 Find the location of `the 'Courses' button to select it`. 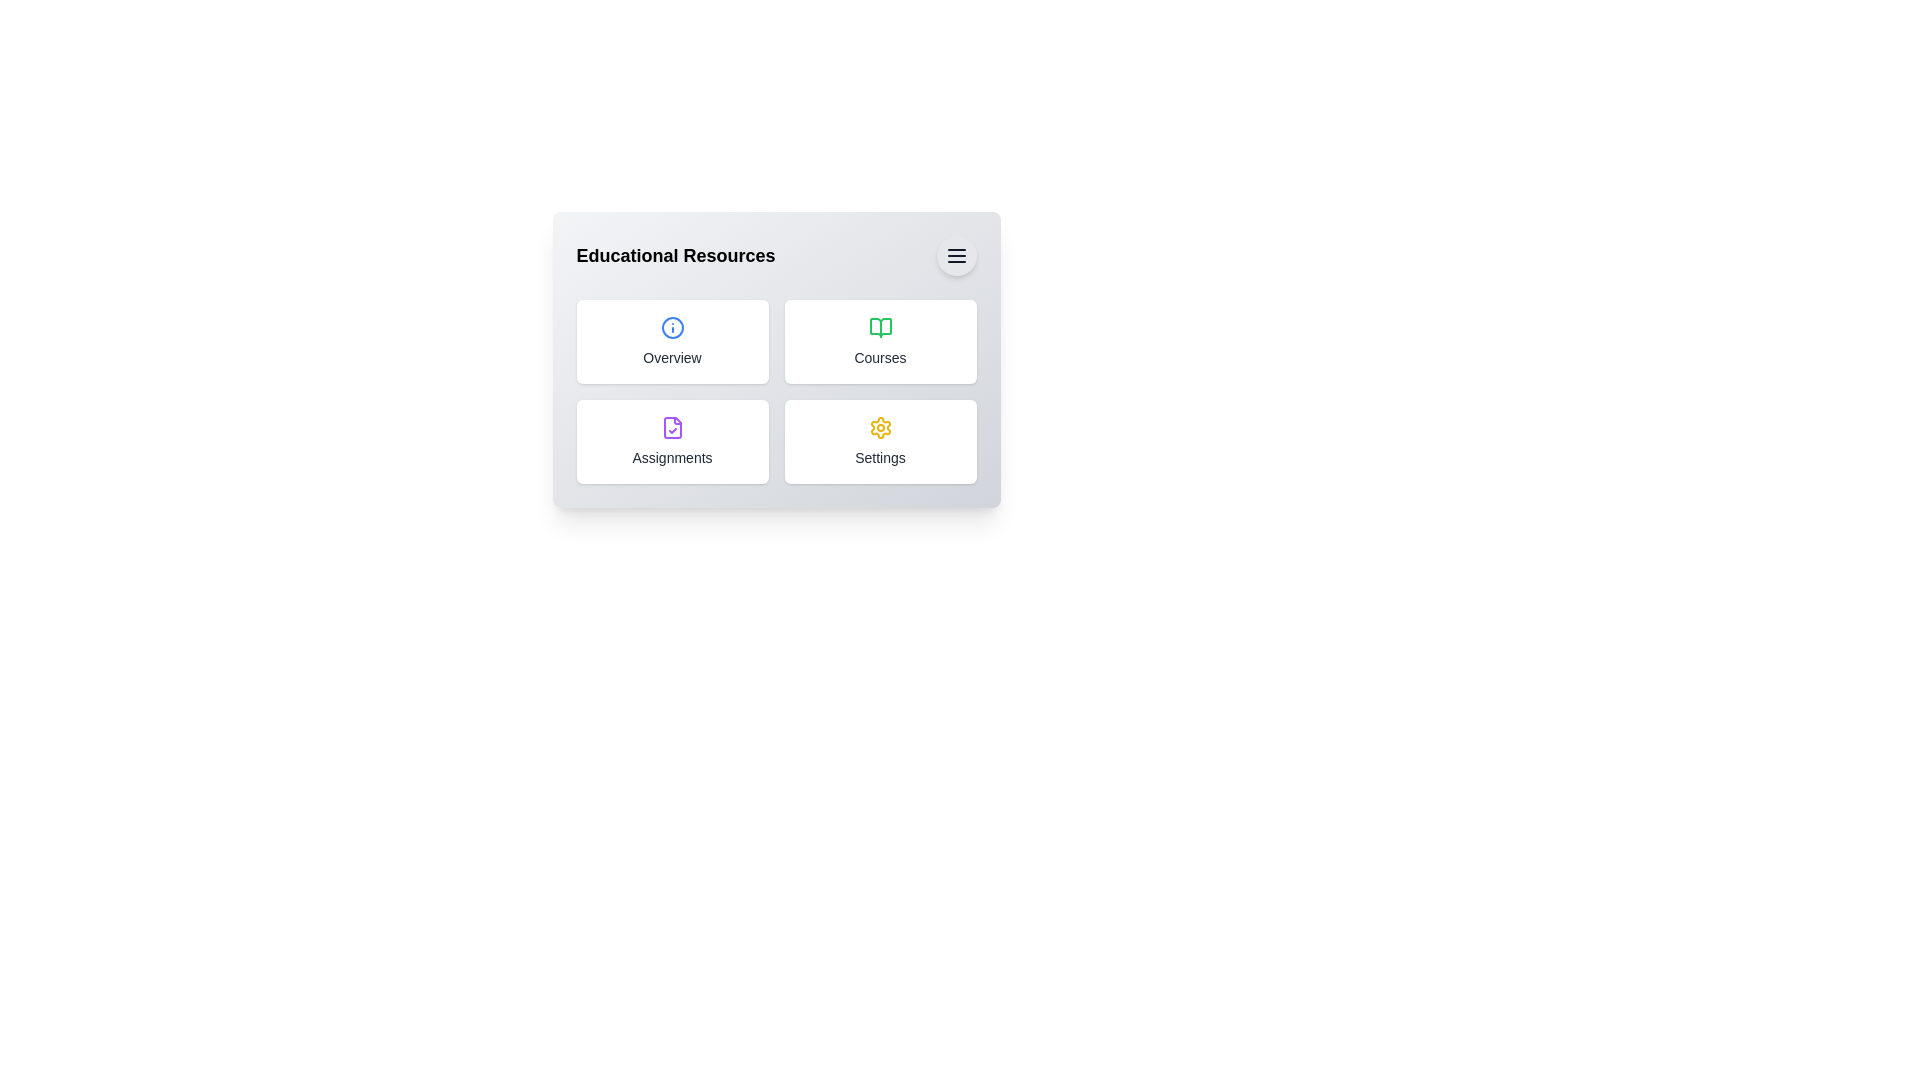

the 'Courses' button to select it is located at coordinates (880, 341).